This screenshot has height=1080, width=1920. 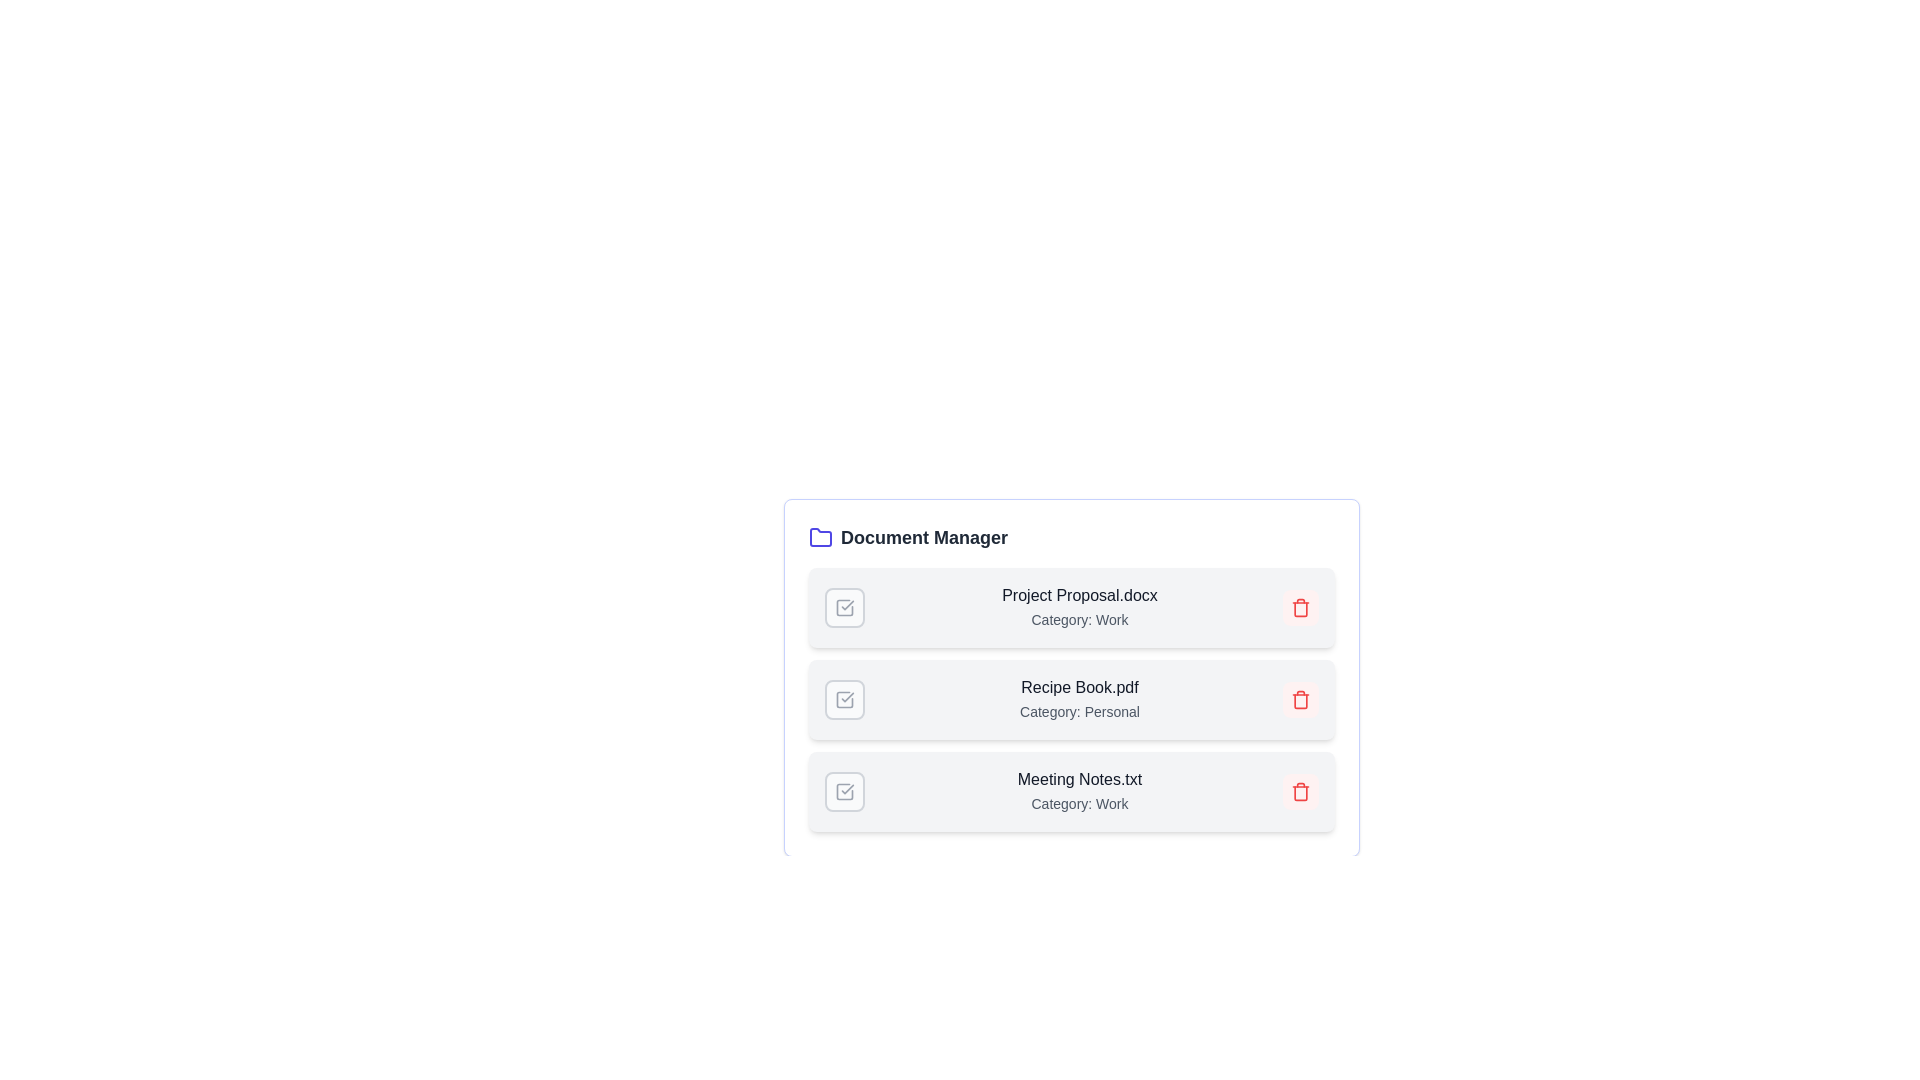 I want to click on the delete button located in the rightmost section of the 'Recipe Book.pdf' card under the category label 'Personal', so click(x=1300, y=698).